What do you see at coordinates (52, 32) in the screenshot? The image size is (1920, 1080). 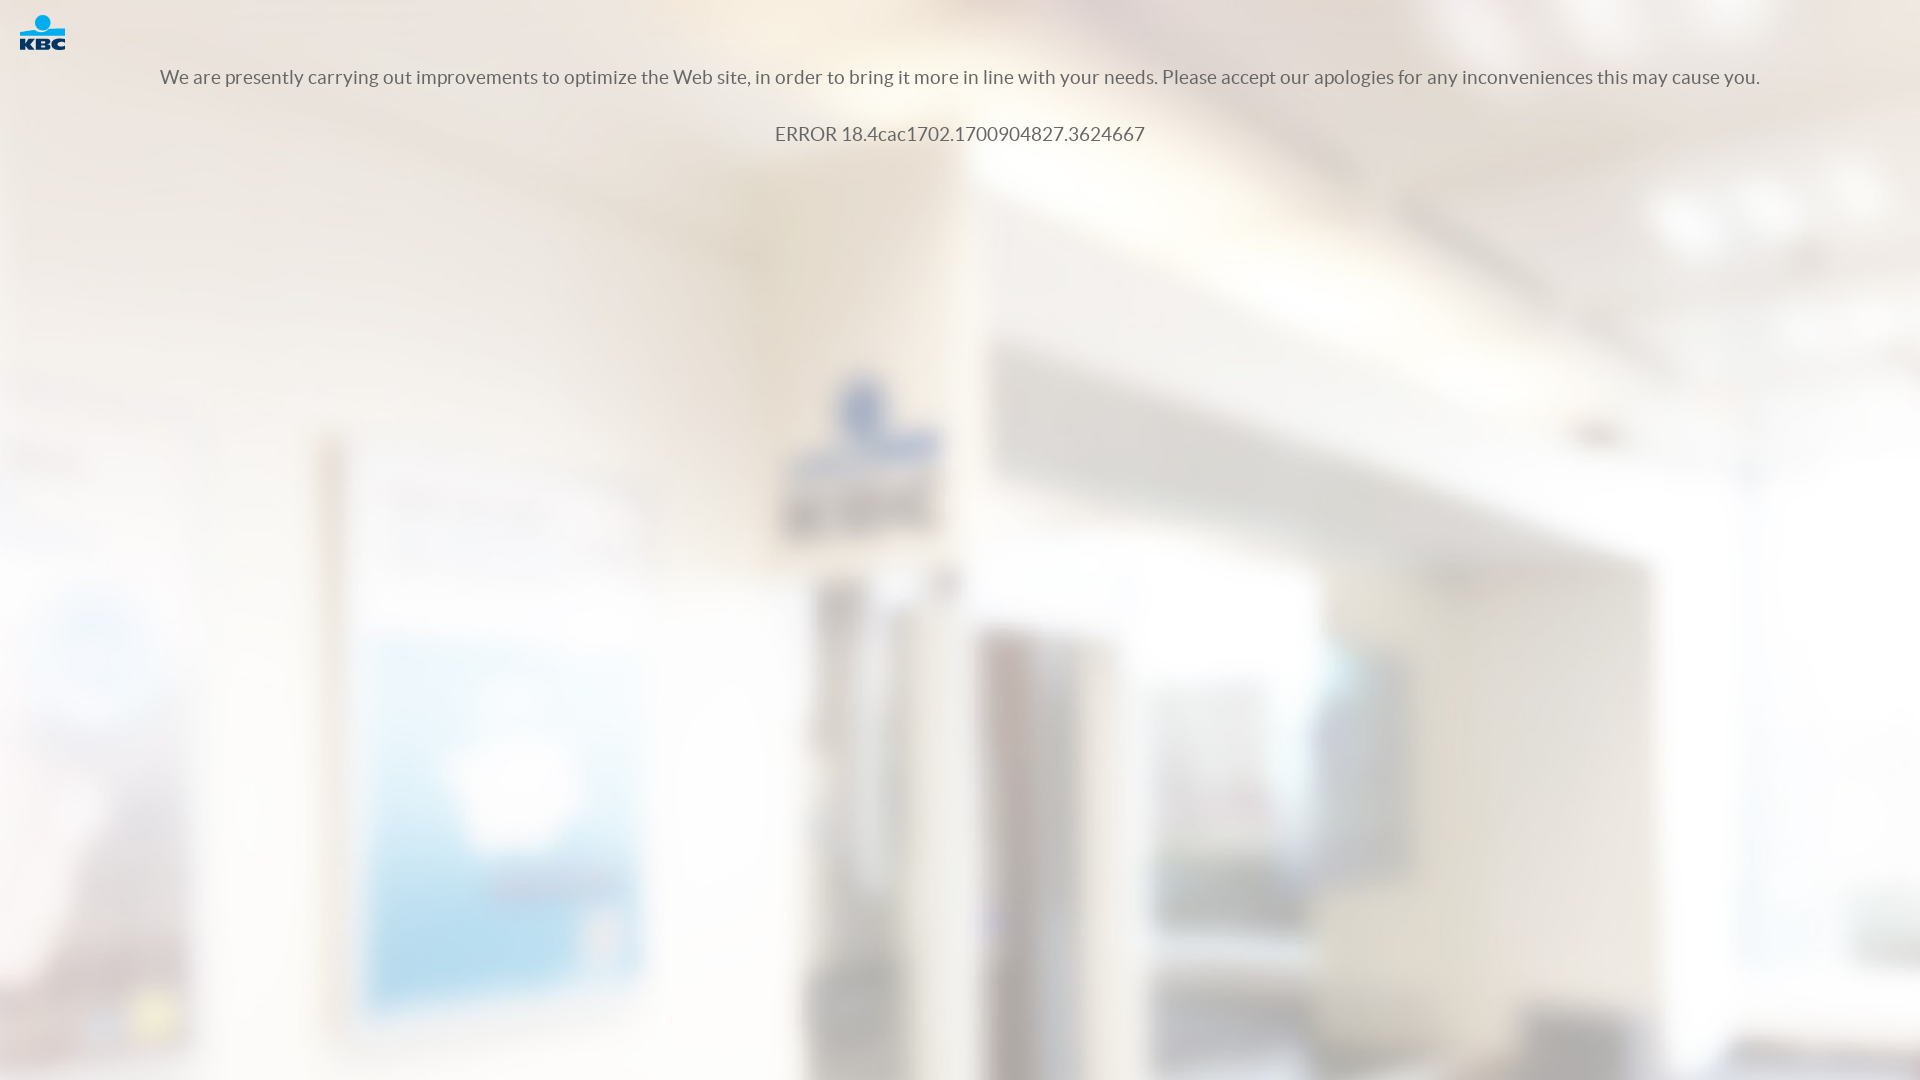 I see `'Logo'` at bounding box center [52, 32].